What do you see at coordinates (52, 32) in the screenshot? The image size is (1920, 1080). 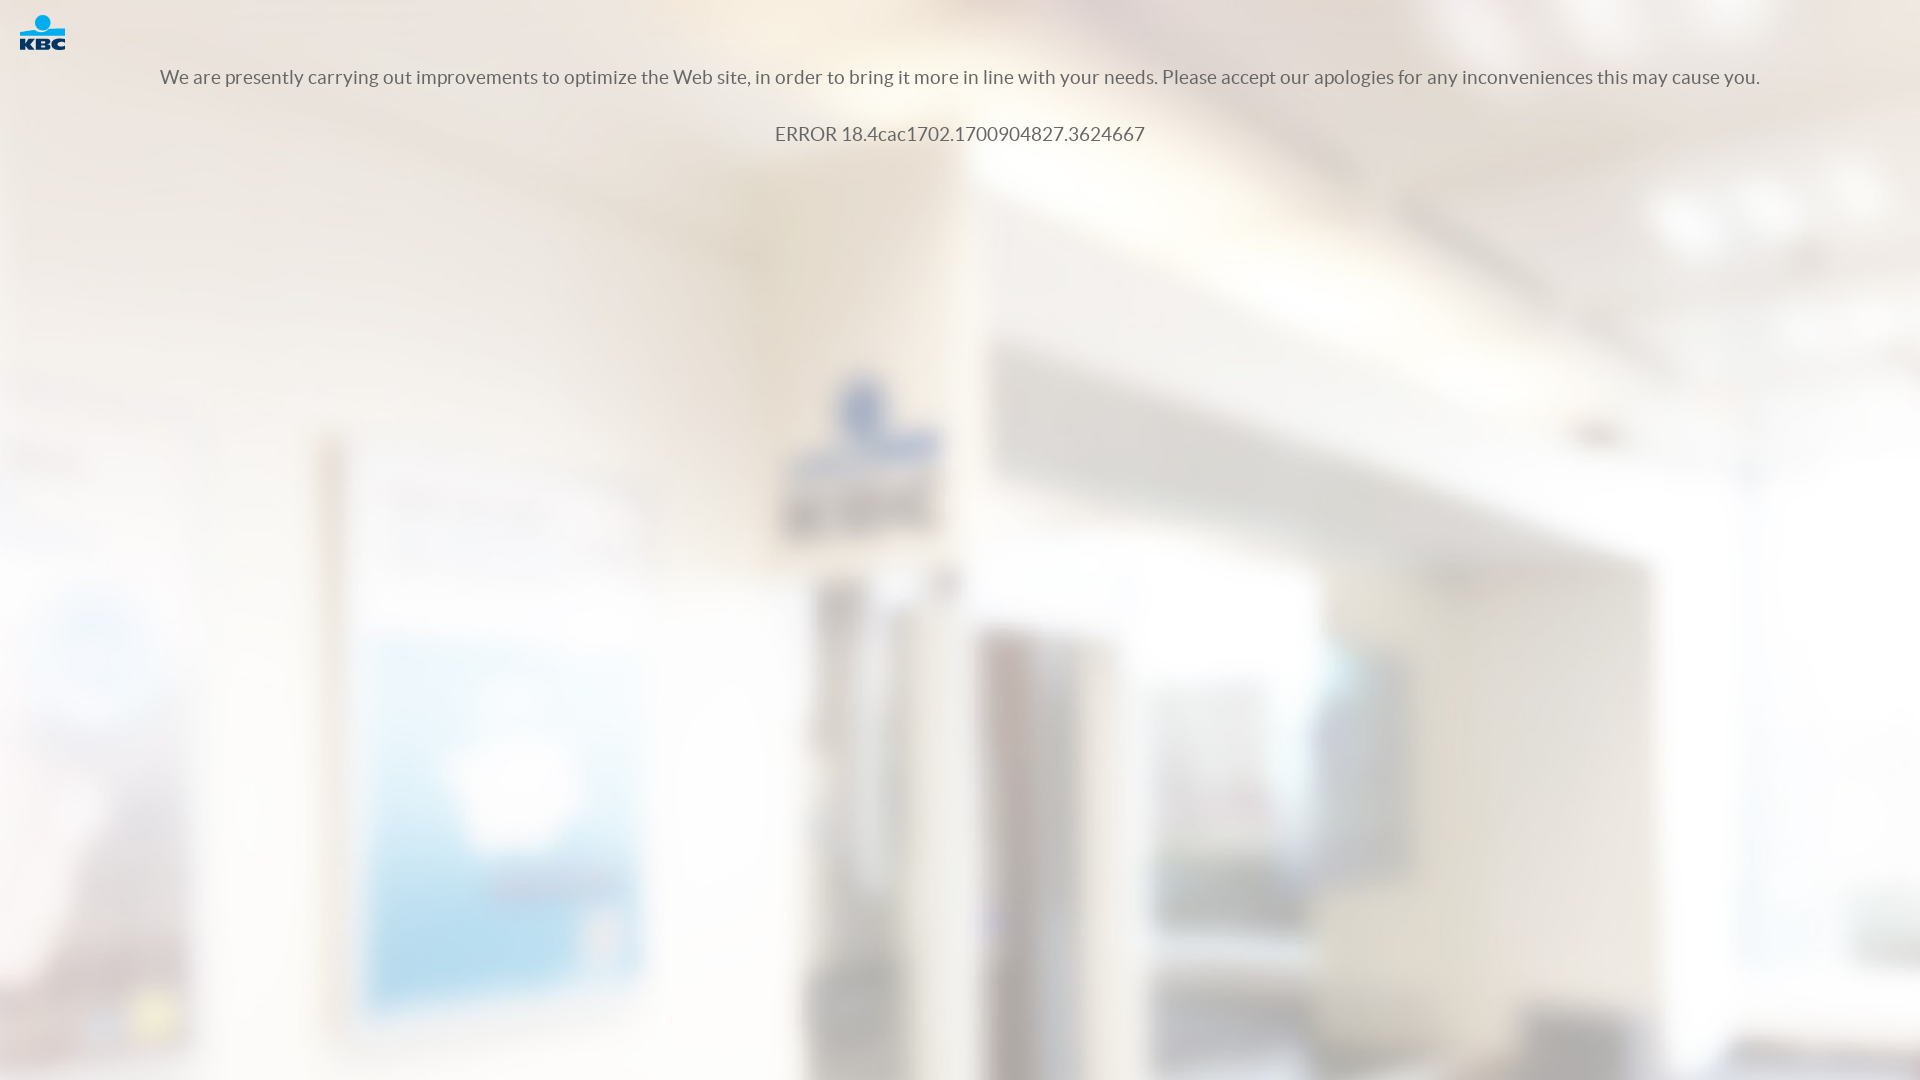 I see `'Logo'` at bounding box center [52, 32].